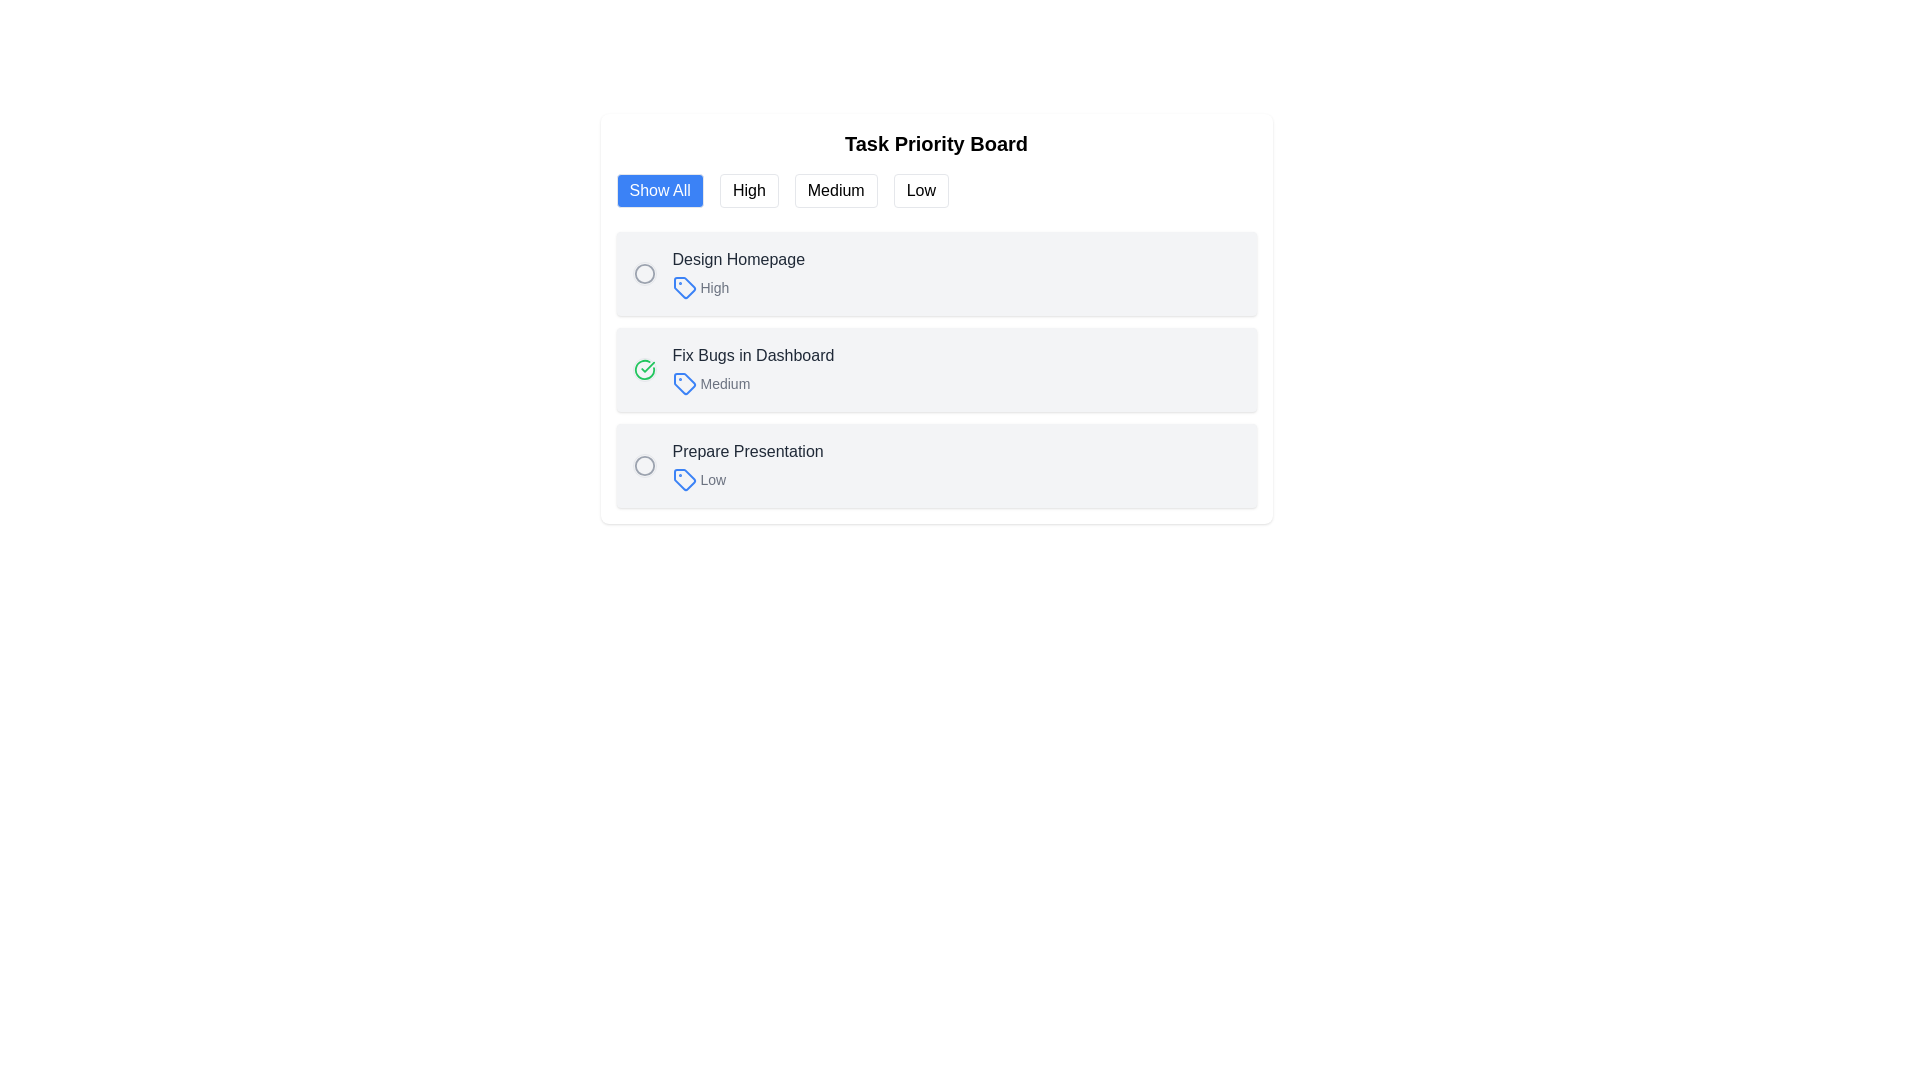 The height and width of the screenshot is (1080, 1920). Describe the element at coordinates (752, 370) in the screenshot. I see `the text display element for the task 'Fix Bugs in Dashboard'` at that location.